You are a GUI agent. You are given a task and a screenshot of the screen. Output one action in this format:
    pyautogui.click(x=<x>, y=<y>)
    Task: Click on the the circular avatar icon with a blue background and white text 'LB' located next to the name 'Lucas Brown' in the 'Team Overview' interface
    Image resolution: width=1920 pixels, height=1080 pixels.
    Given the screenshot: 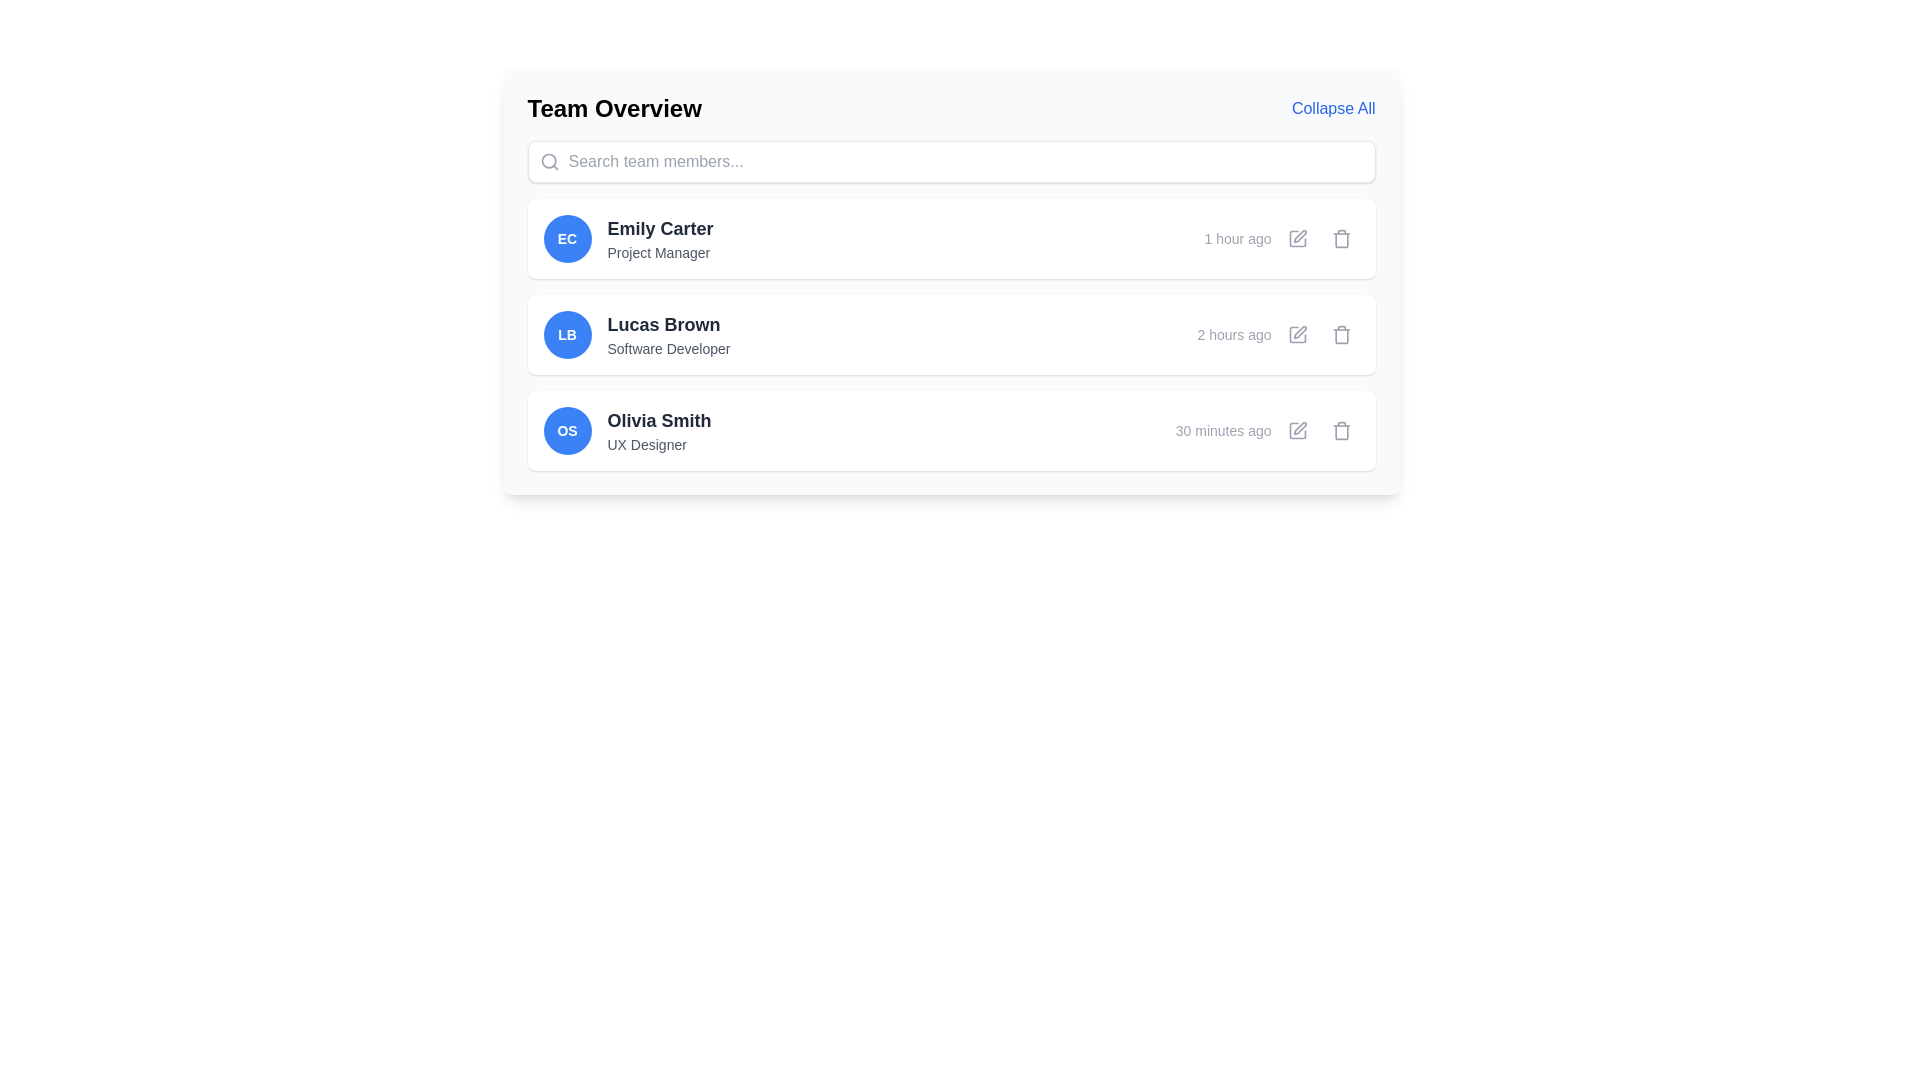 What is the action you would take?
    pyautogui.click(x=566, y=334)
    